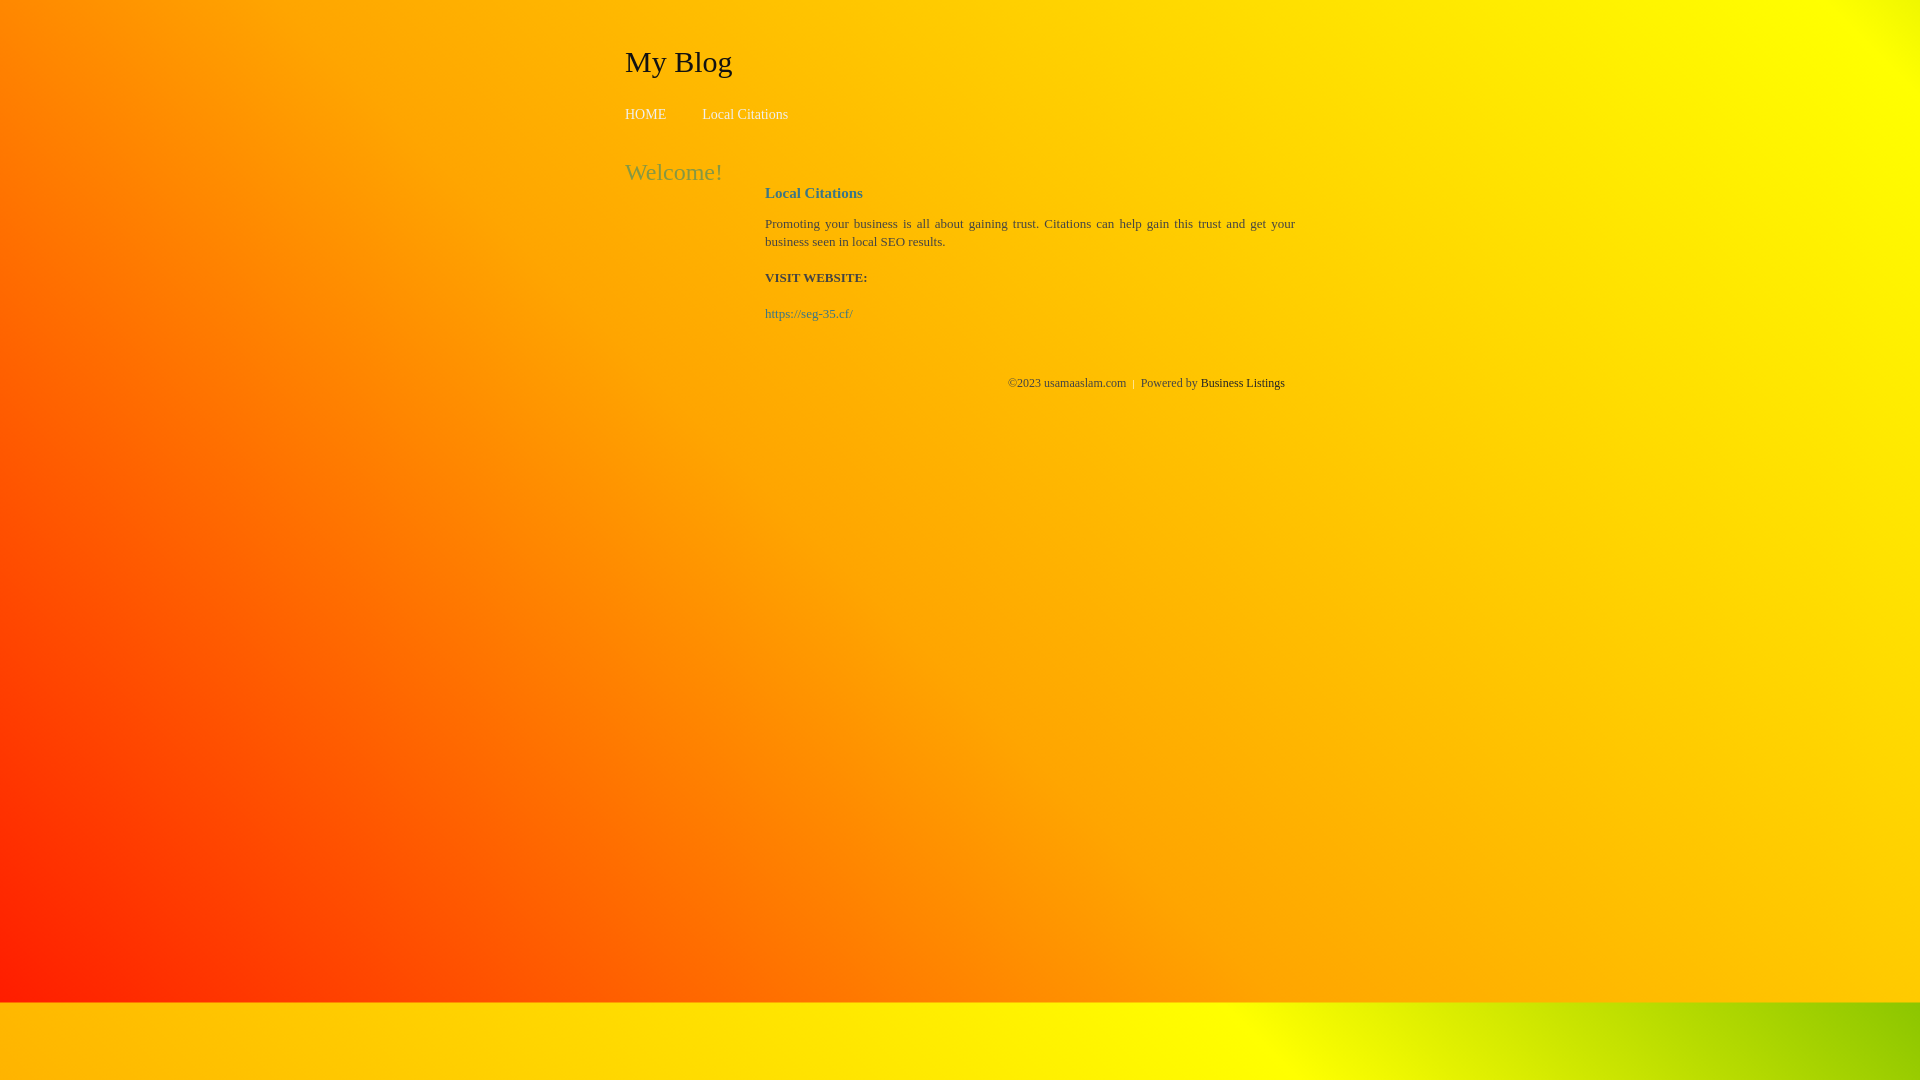 Image resolution: width=1920 pixels, height=1080 pixels. Describe the element at coordinates (1242, 382) in the screenshot. I see `'Business Listings'` at that location.